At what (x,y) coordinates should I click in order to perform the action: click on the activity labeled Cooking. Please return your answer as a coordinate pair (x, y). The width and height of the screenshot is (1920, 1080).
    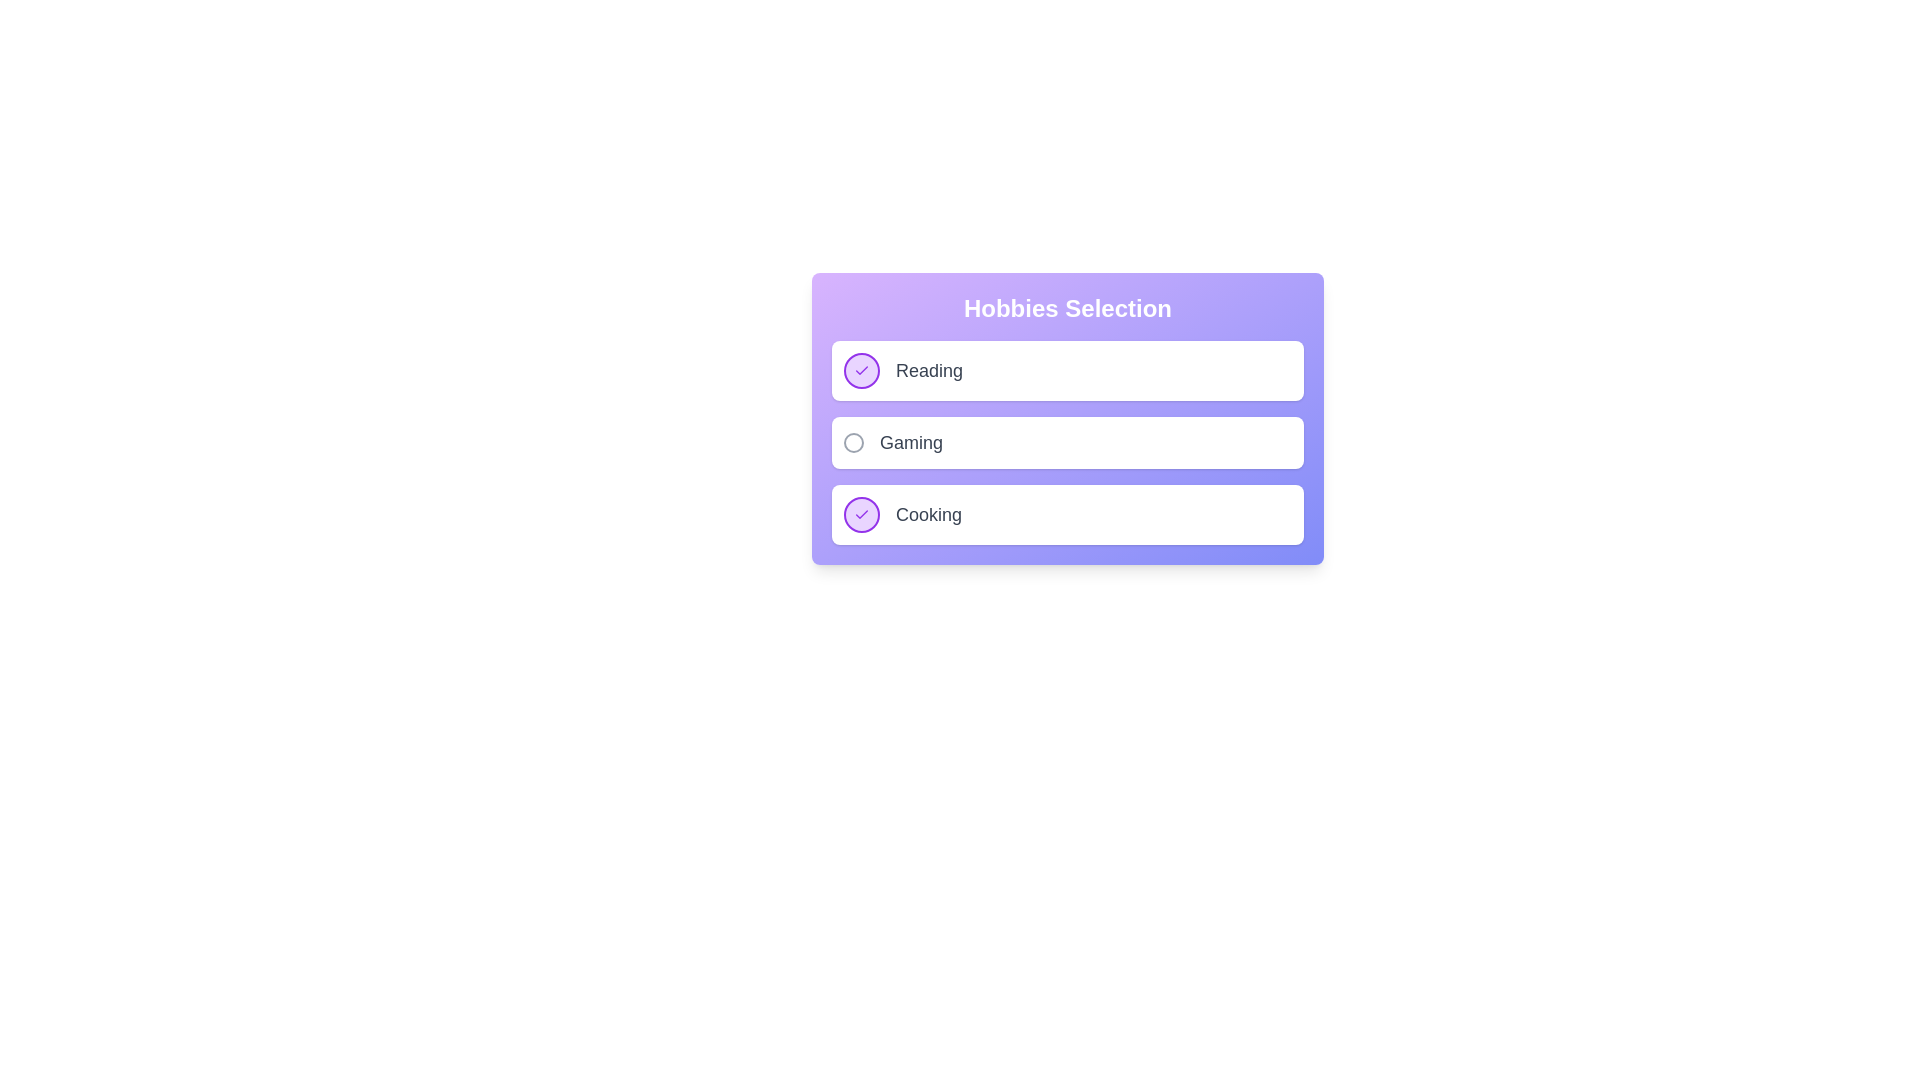
    Looking at the image, I should click on (928, 514).